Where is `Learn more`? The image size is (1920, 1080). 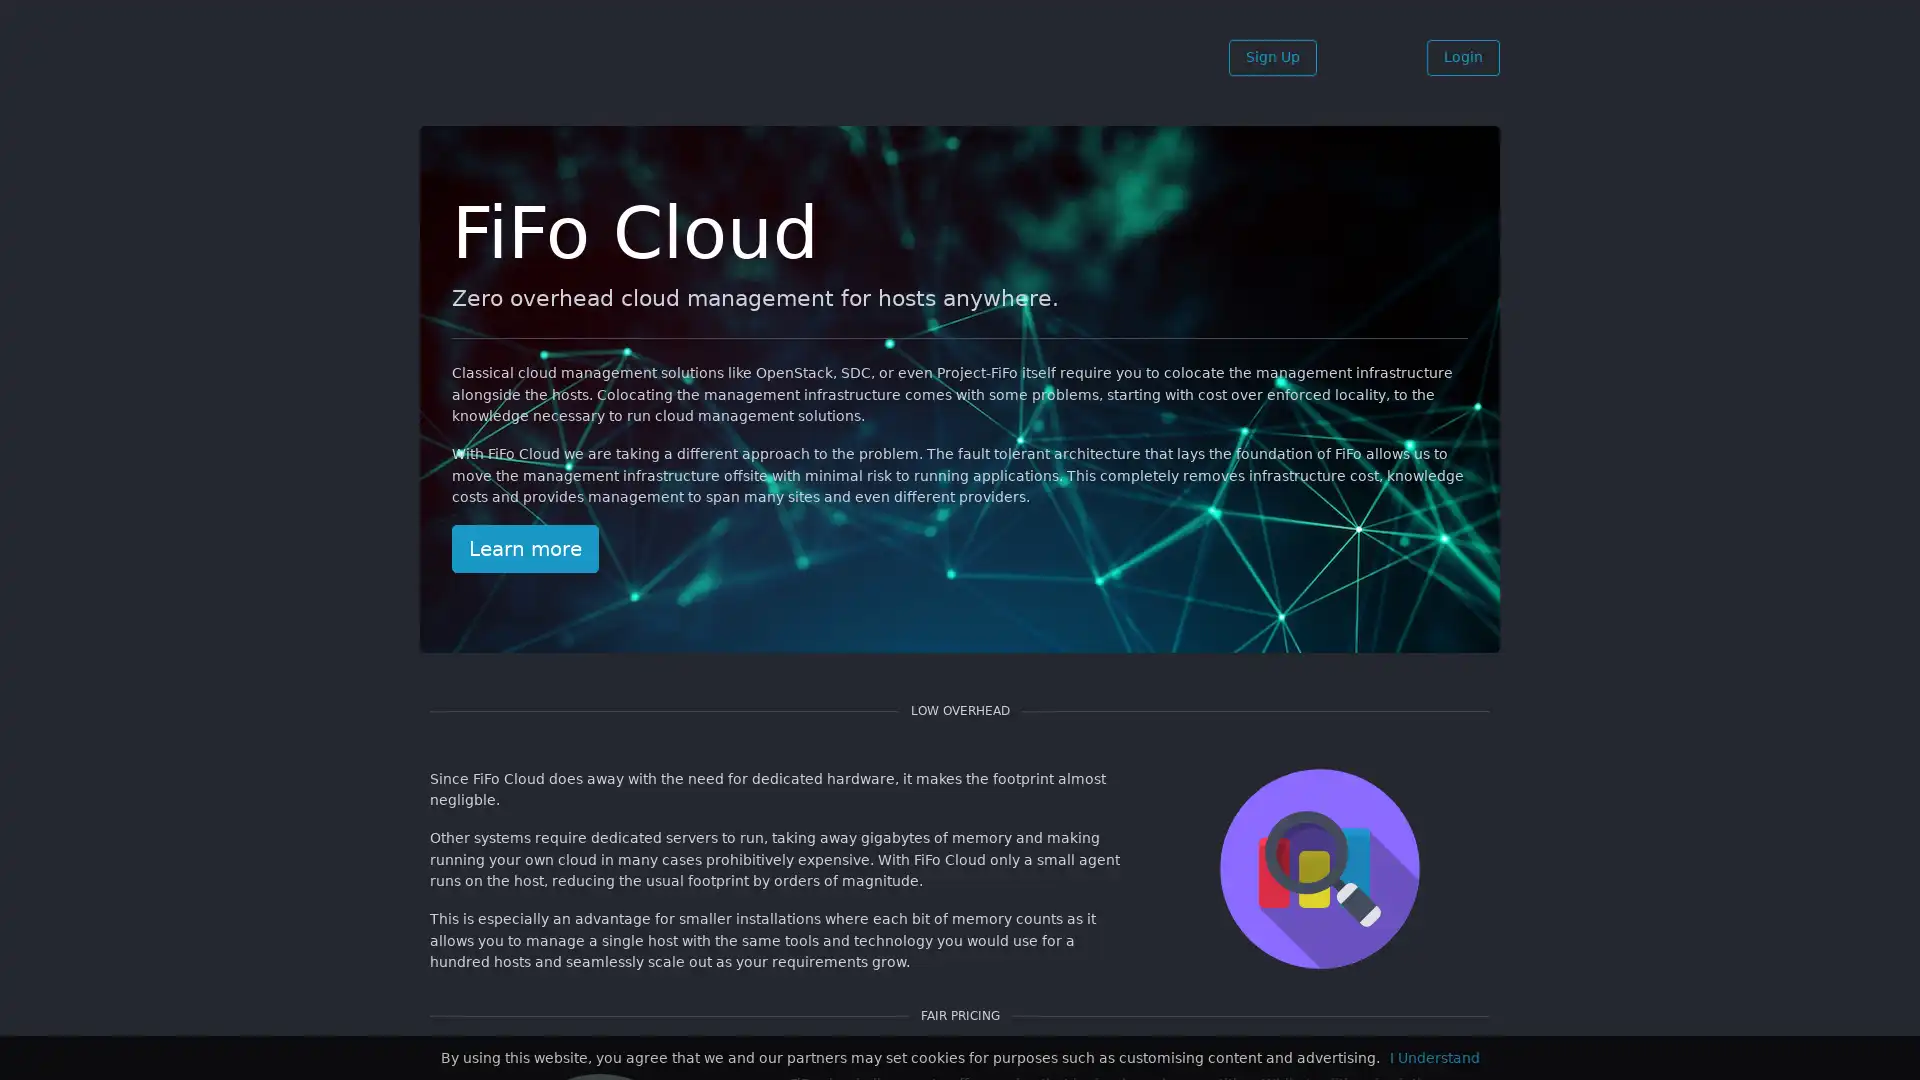
Learn more is located at coordinates (525, 547).